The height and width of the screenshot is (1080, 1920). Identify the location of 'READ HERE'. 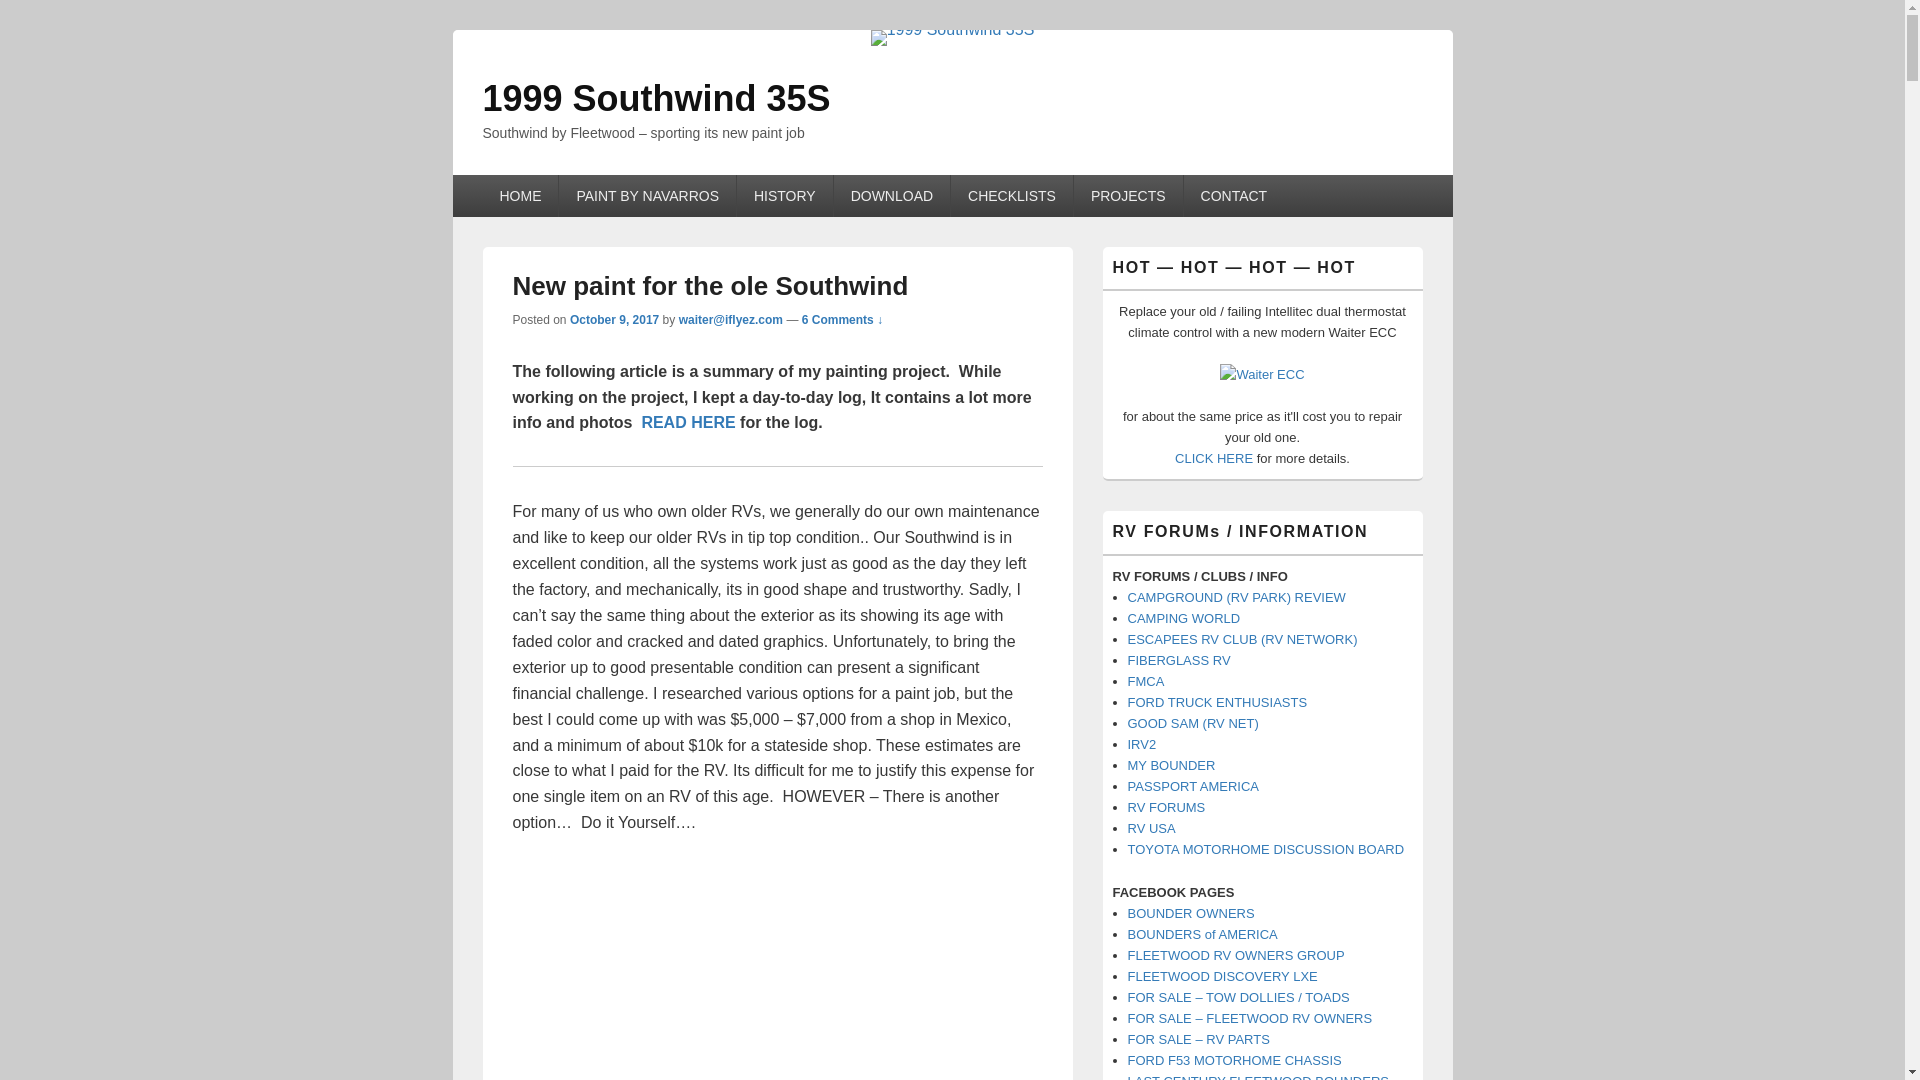
(641, 421).